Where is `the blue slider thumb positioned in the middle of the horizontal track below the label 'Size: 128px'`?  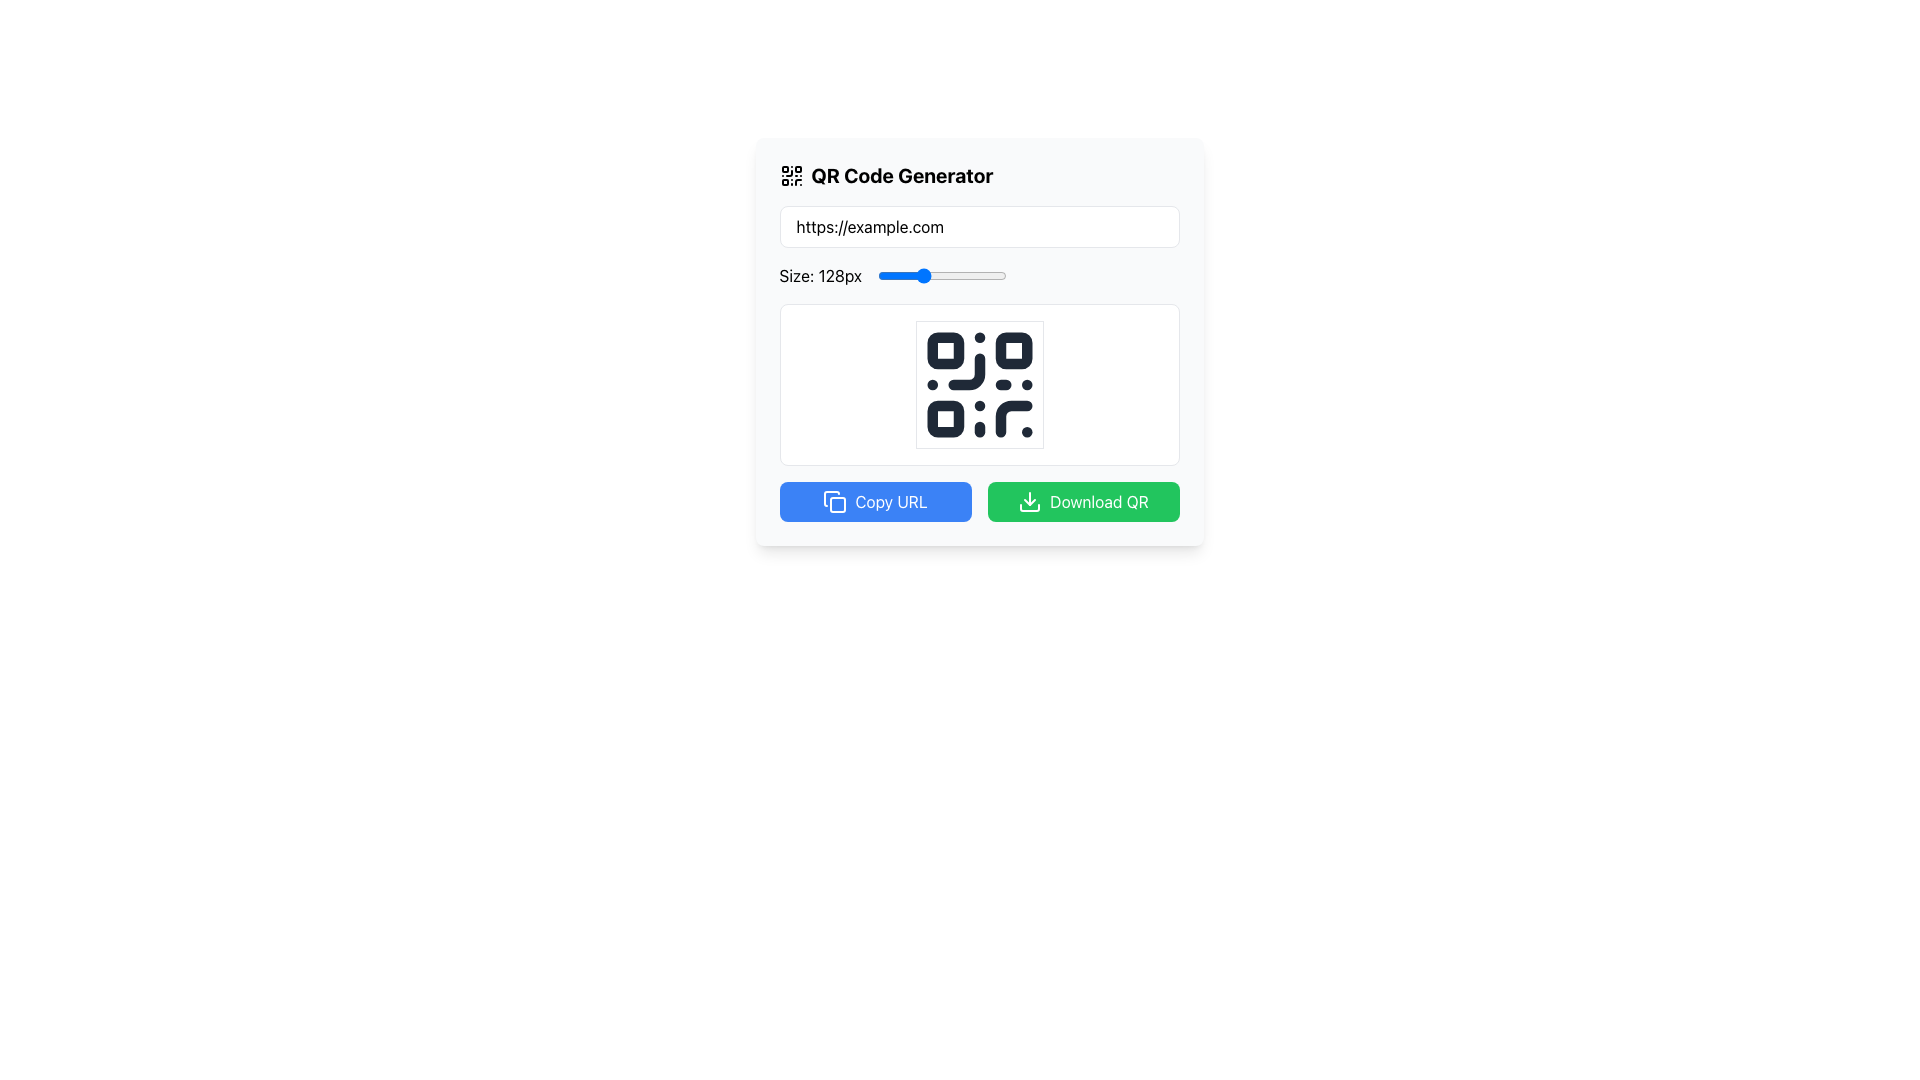 the blue slider thumb positioned in the middle of the horizontal track below the label 'Size: 128px' is located at coordinates (941, 276).